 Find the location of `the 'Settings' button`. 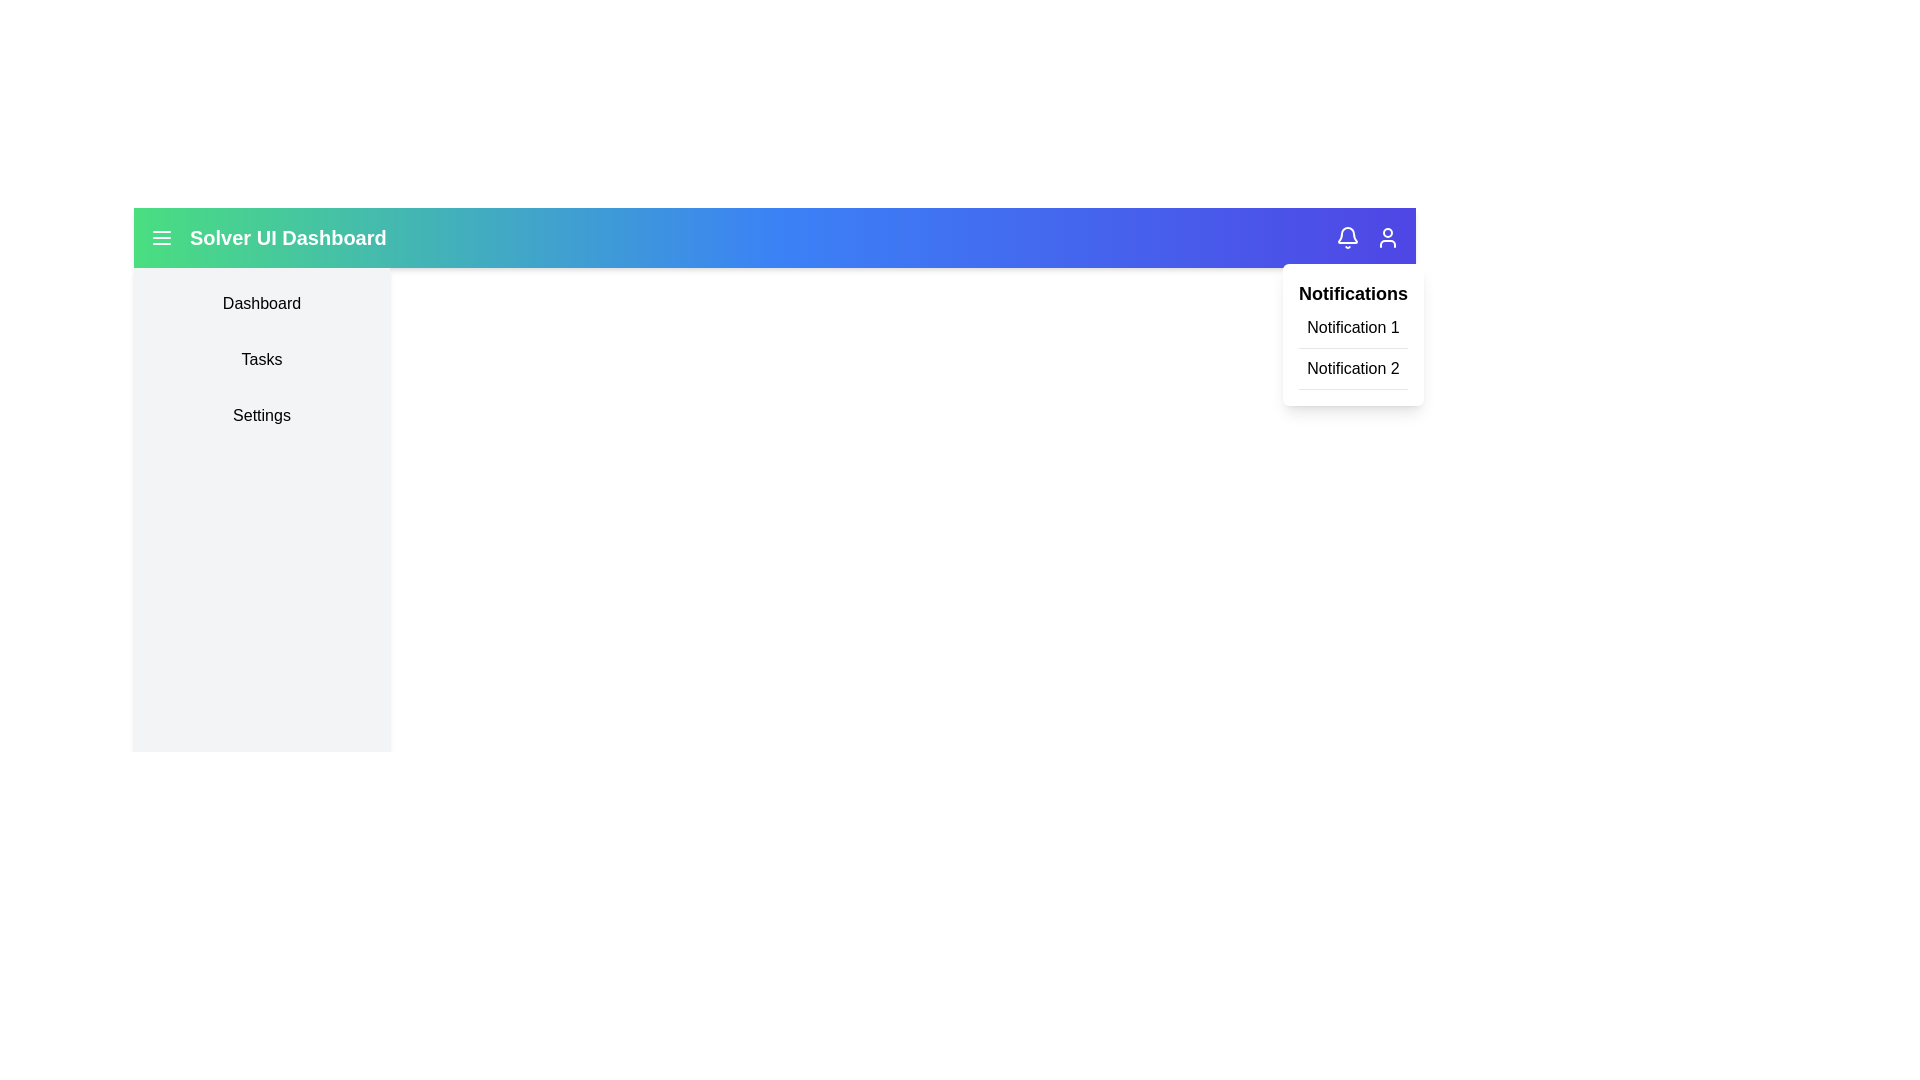

the 'Settings' button is located at coordinates (261, 415).